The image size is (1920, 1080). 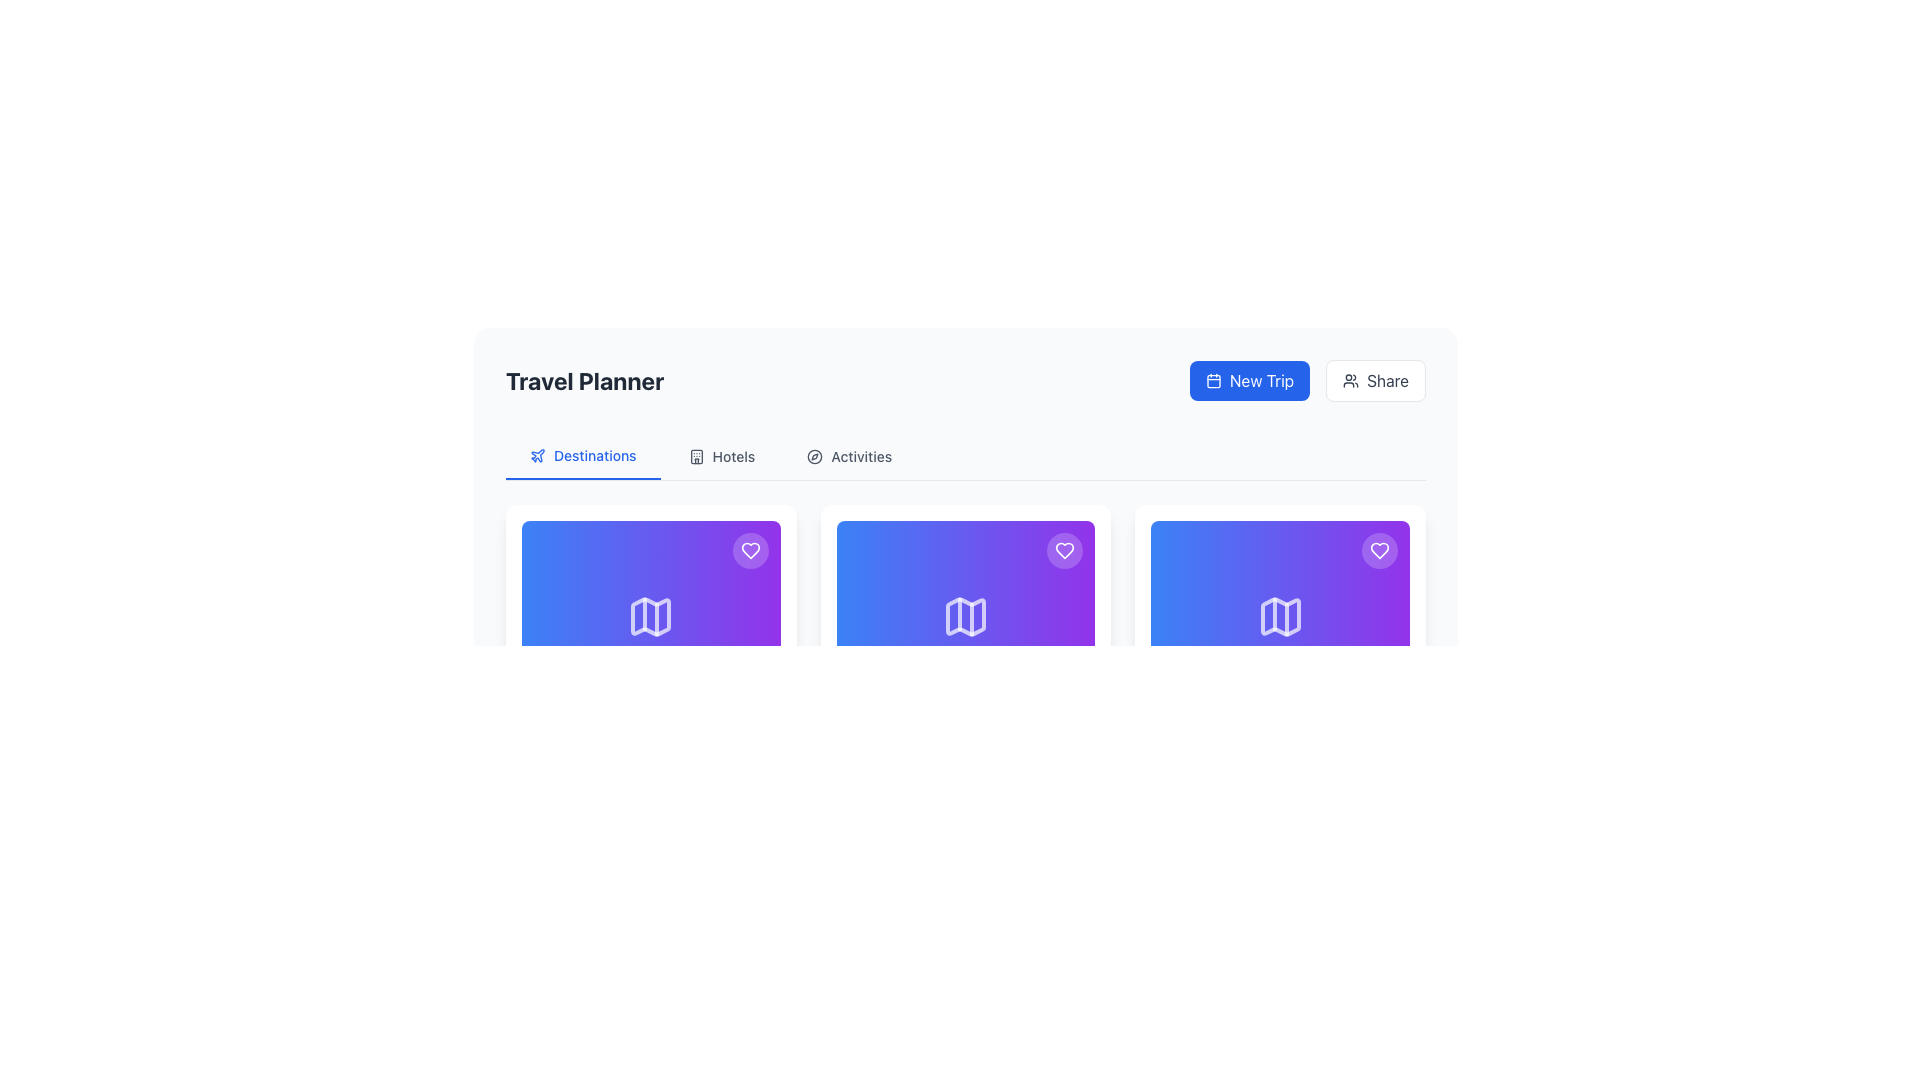 What do you see at coordinates (1280, 616) in the screenshot?
I see `the icon representing the type of content related to destinations or maps` at bounding box center [1280, 616].